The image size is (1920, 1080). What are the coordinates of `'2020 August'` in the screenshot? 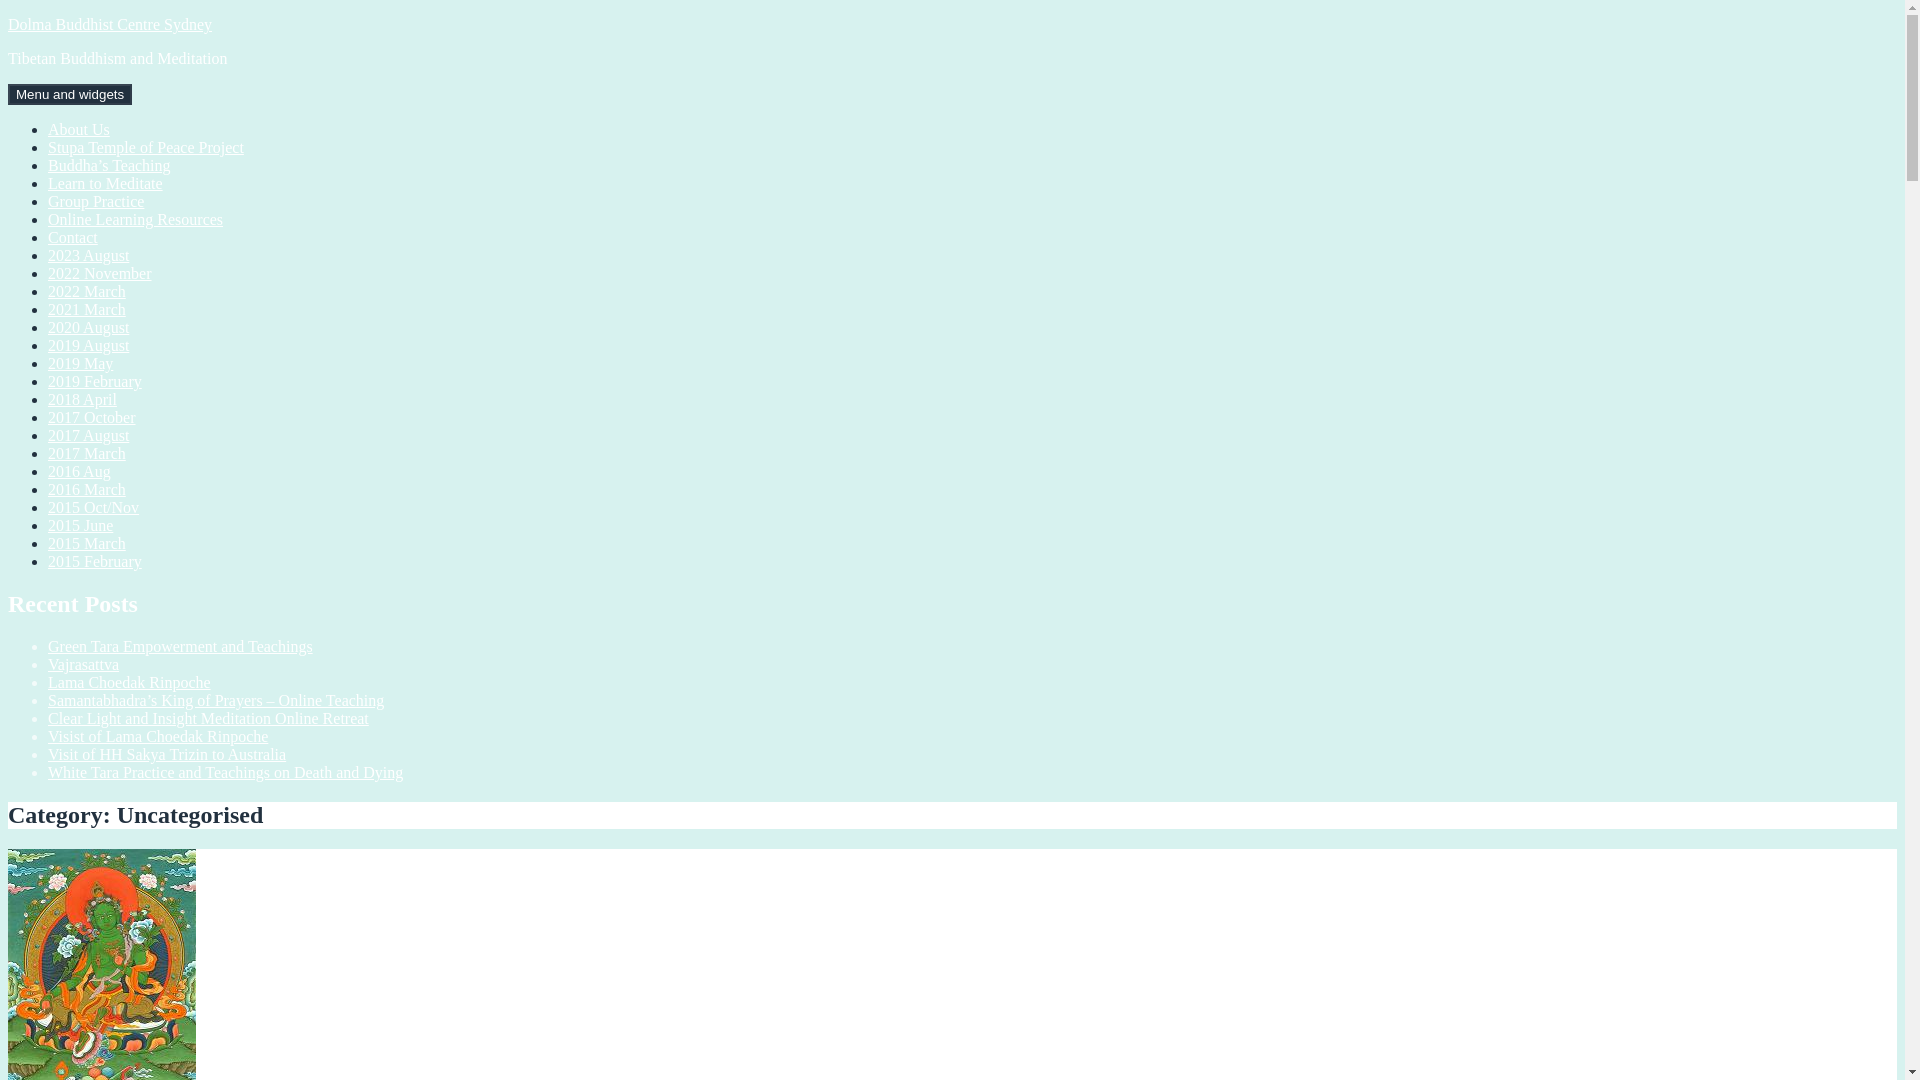 It's located at (48, 326).